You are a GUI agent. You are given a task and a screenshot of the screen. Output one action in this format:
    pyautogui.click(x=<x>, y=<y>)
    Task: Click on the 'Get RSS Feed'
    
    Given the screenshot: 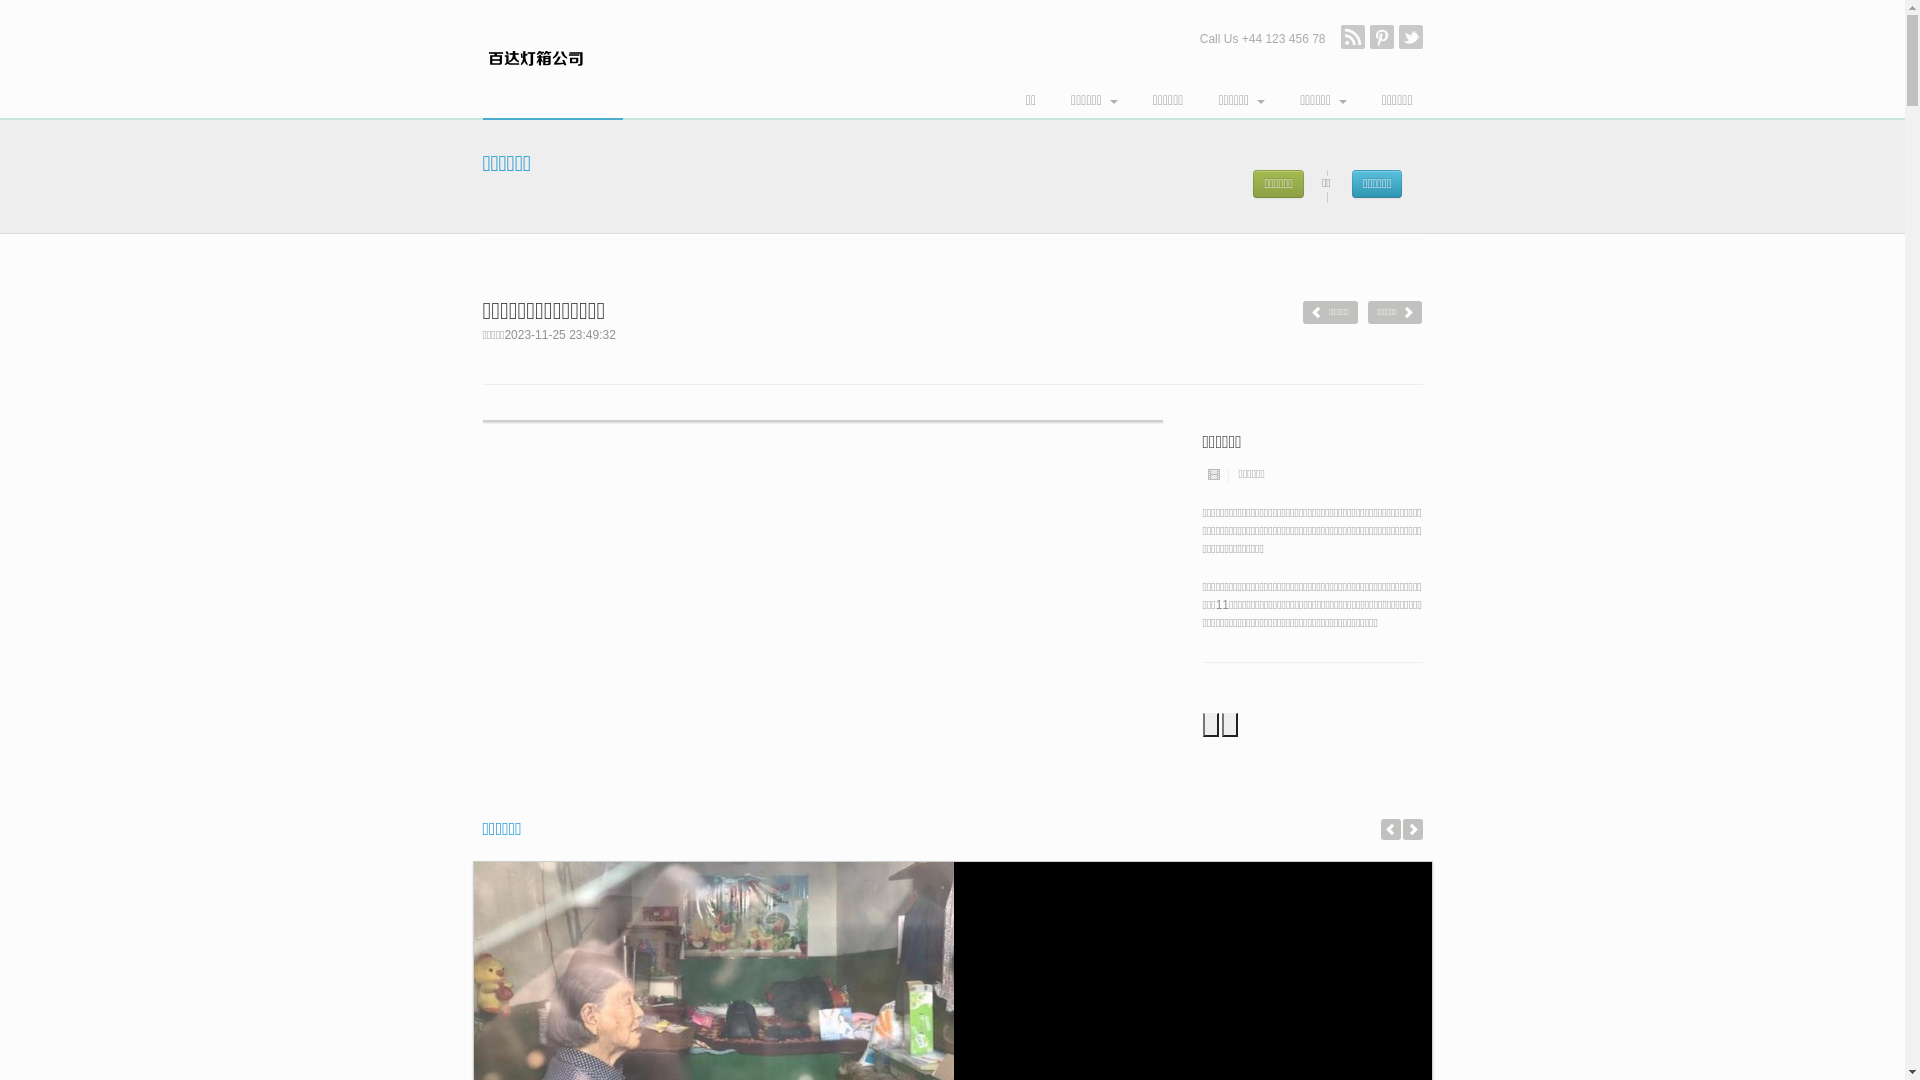 What is the action you would take?
    pyautogui.click(x=1352, y=37)
    